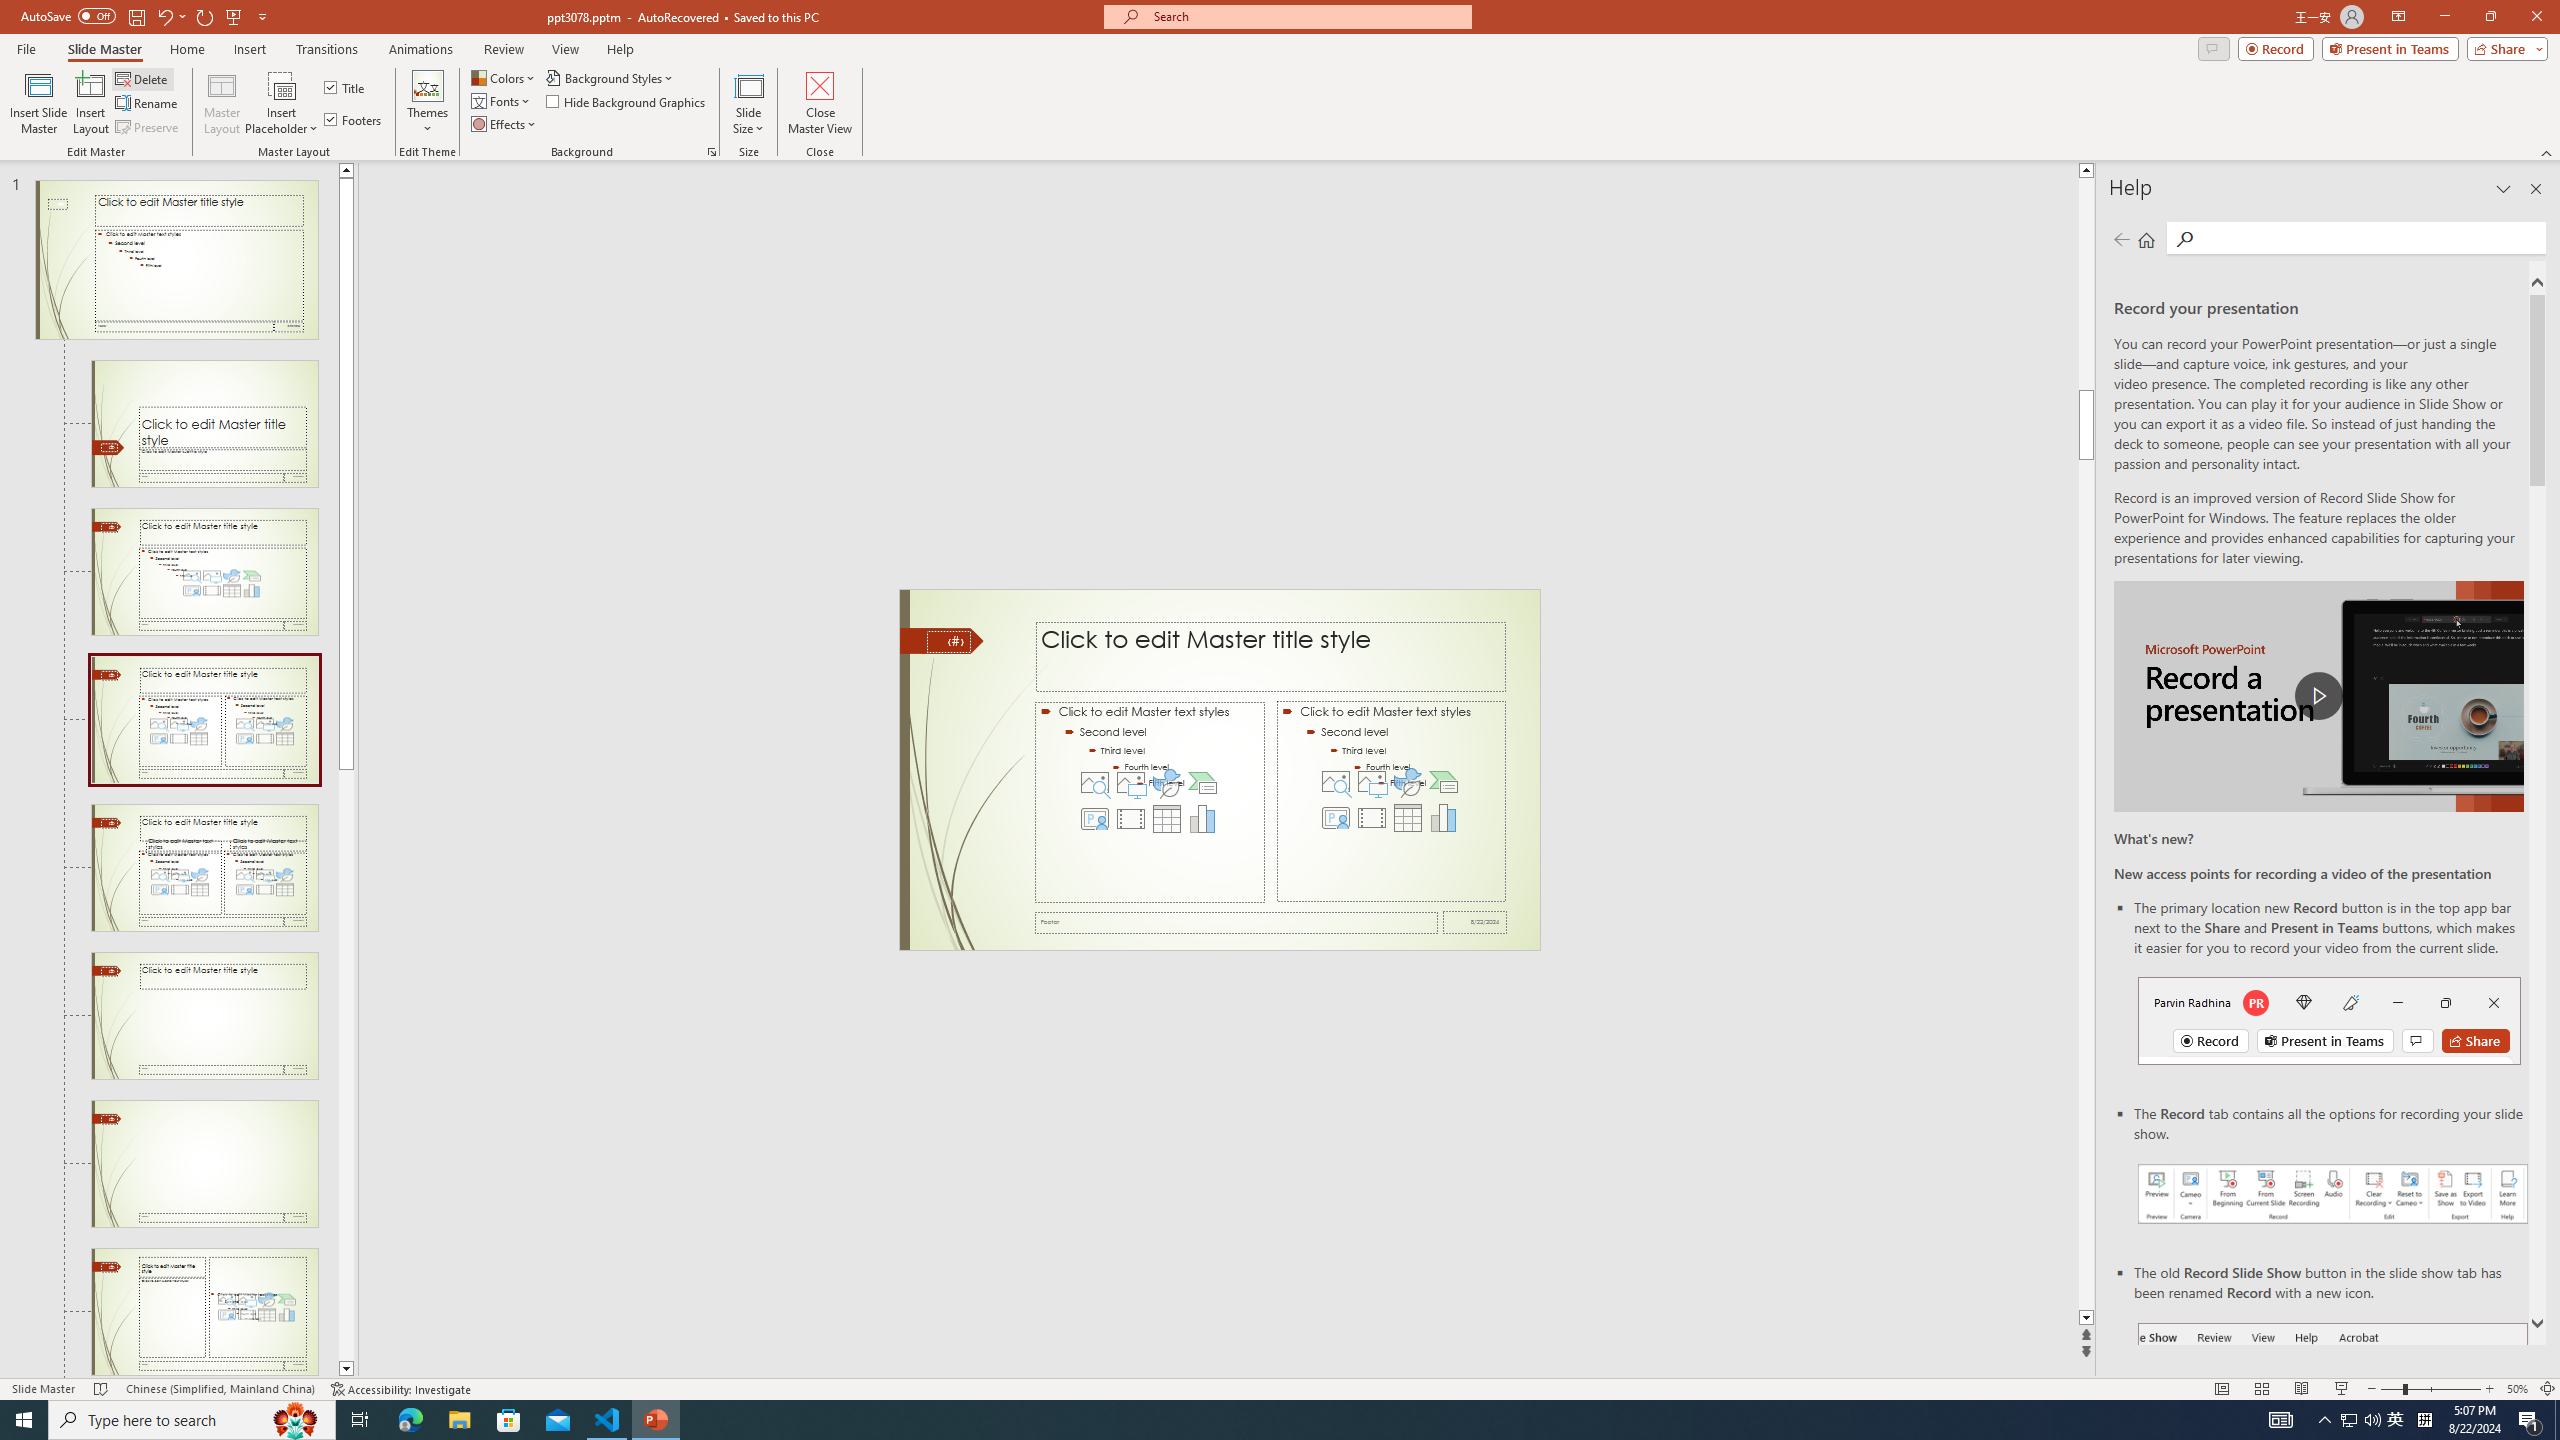 The height and width of the screenshot is (1440, 2560). I want to click on 'Footers', so click(354, 118).